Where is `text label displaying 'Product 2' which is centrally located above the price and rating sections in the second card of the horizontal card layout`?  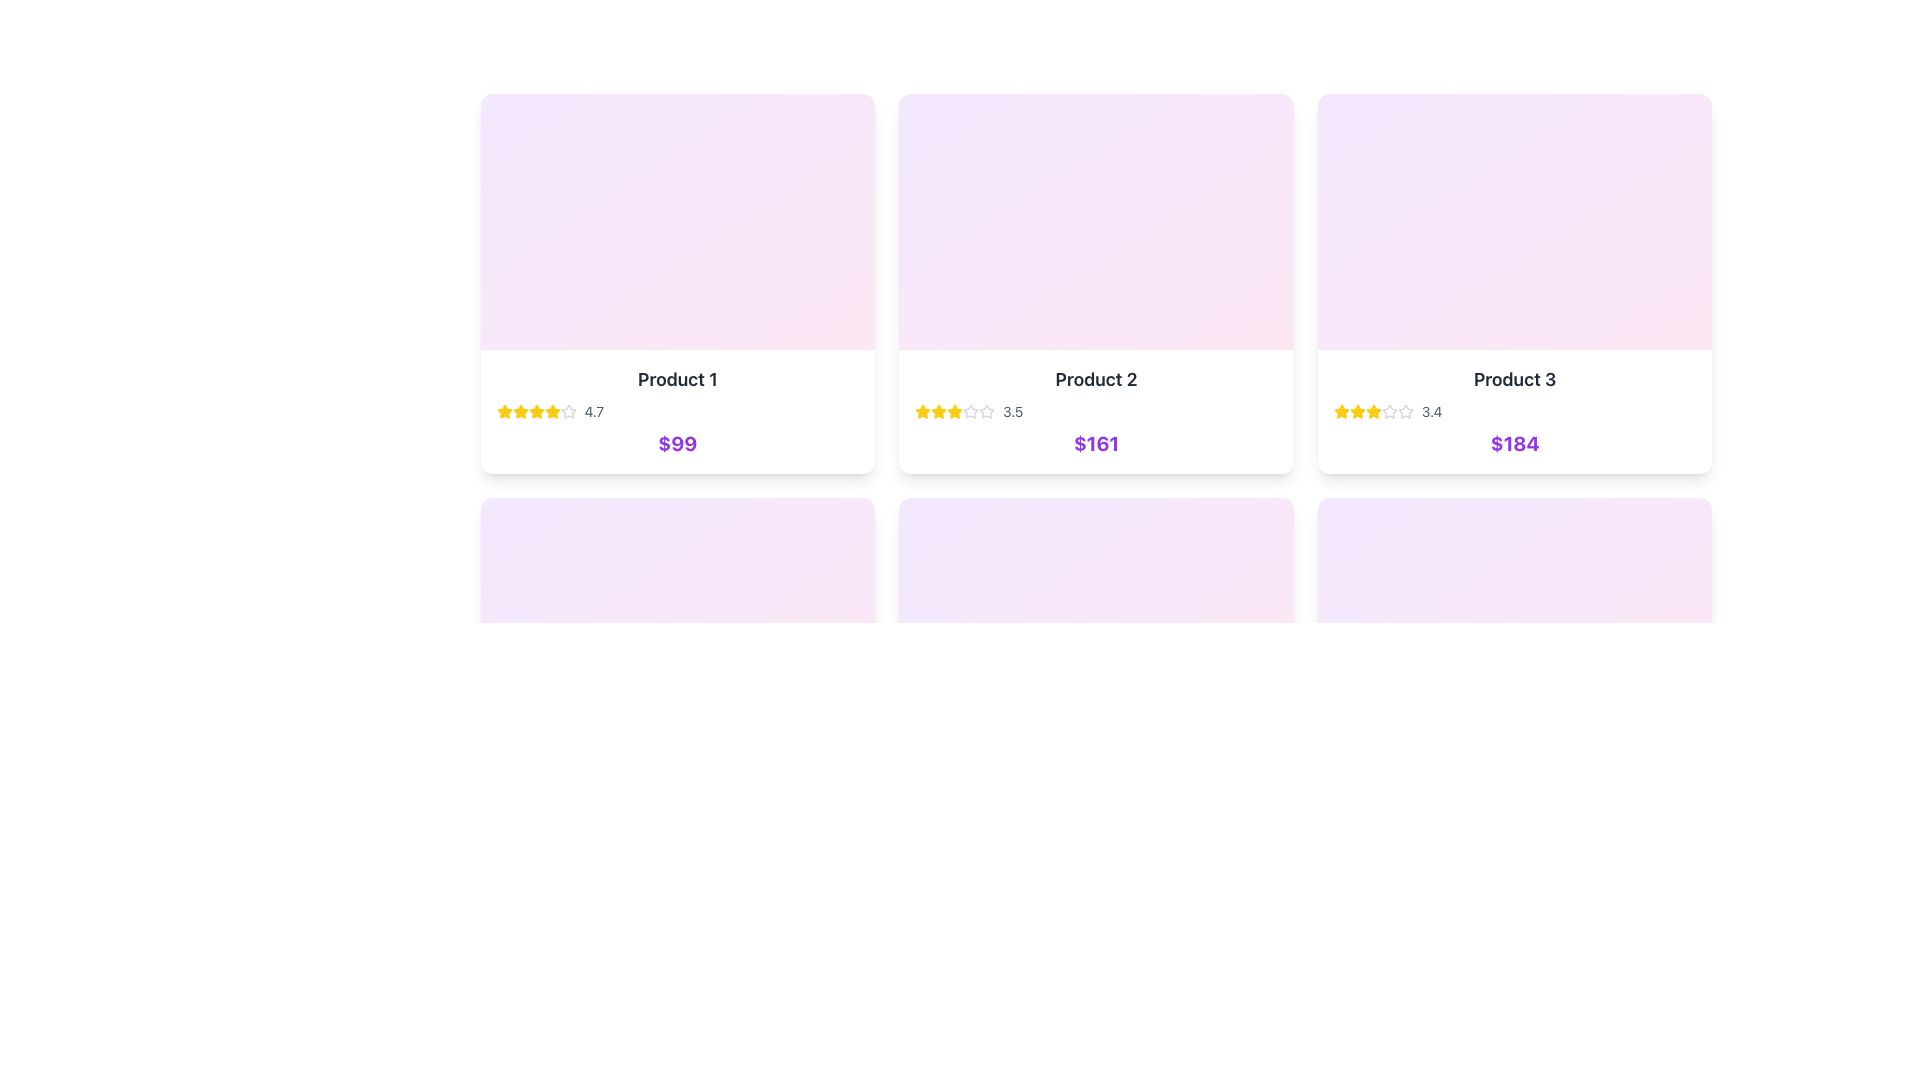
text label displaying 'Product 2' which is centrally located above the price and rating sections in the second card of the horizontal card layout is located at coordinates (1095, 380).